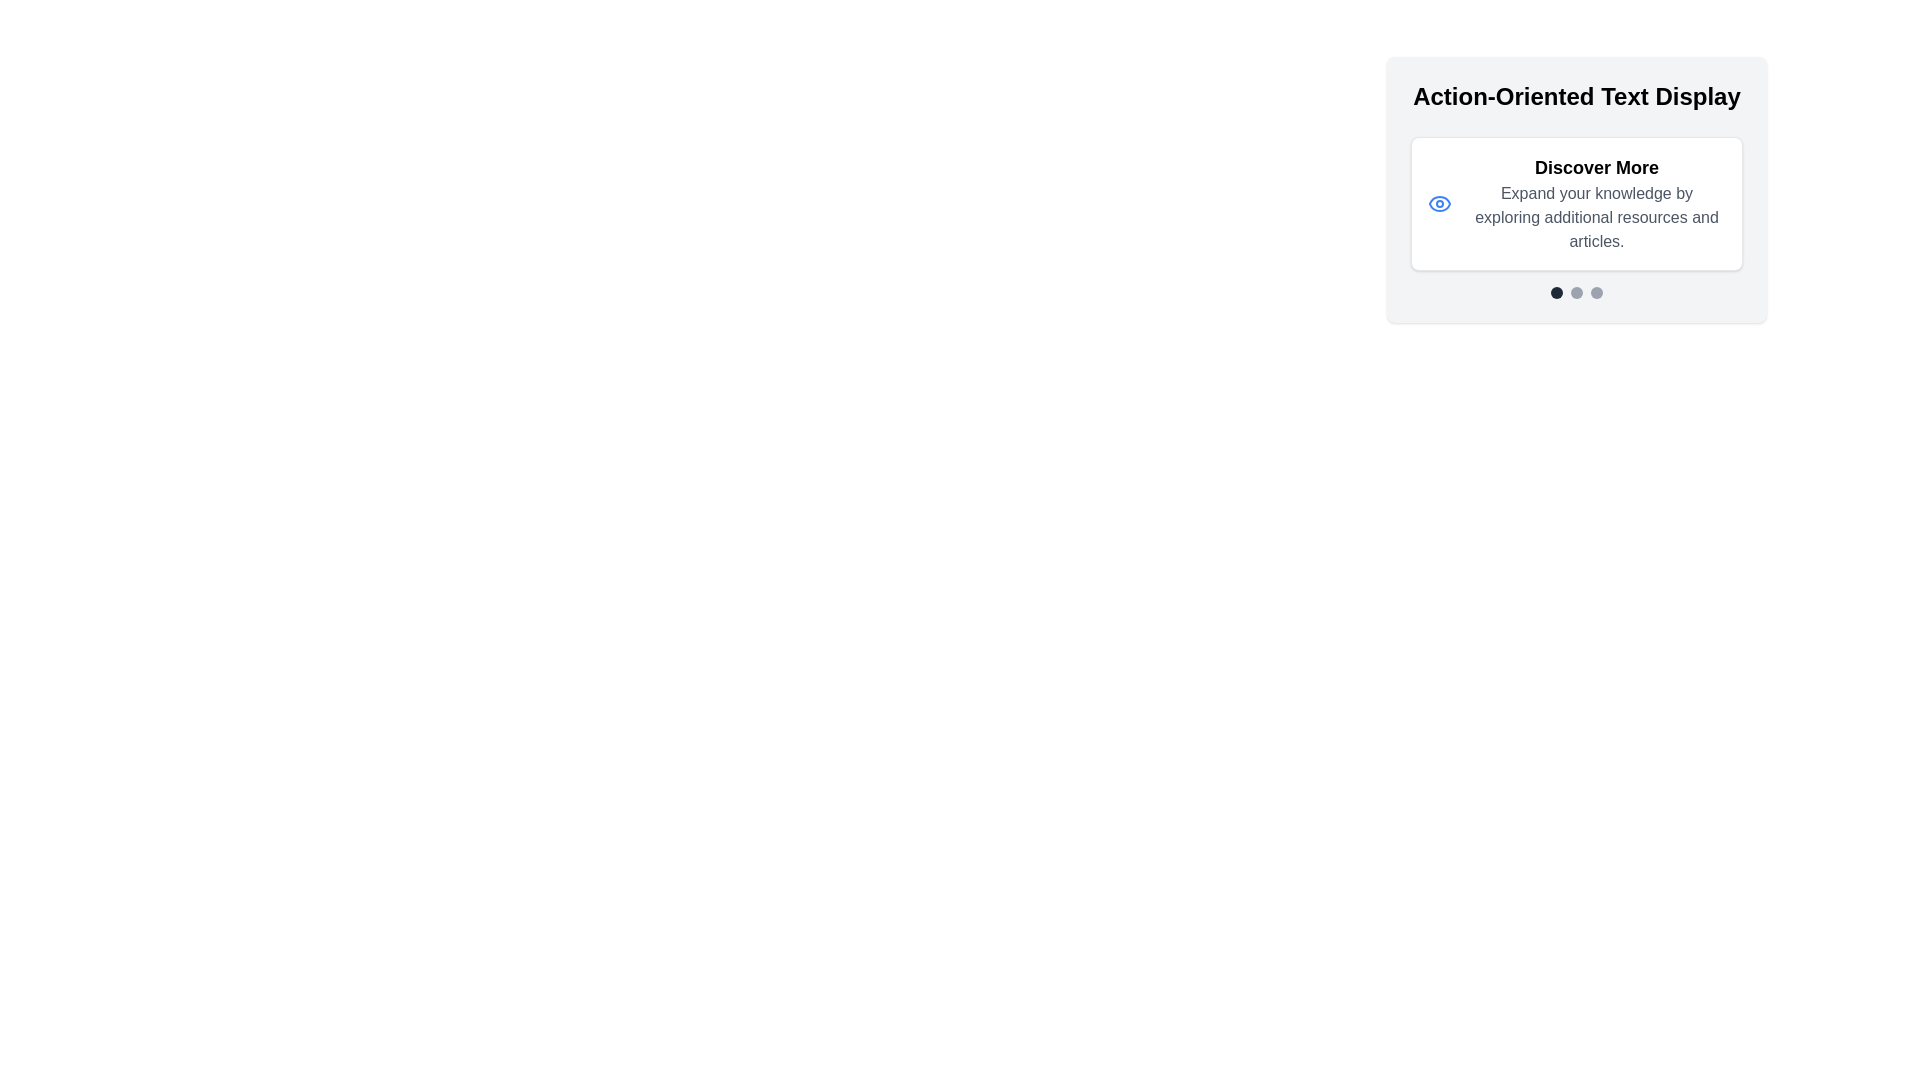  Describe the element at coordinates (1440, 204) in the screenshot. I see `the eye icon located to the left of the main heading and descriptive text within the 'Discover More' card` at that location.